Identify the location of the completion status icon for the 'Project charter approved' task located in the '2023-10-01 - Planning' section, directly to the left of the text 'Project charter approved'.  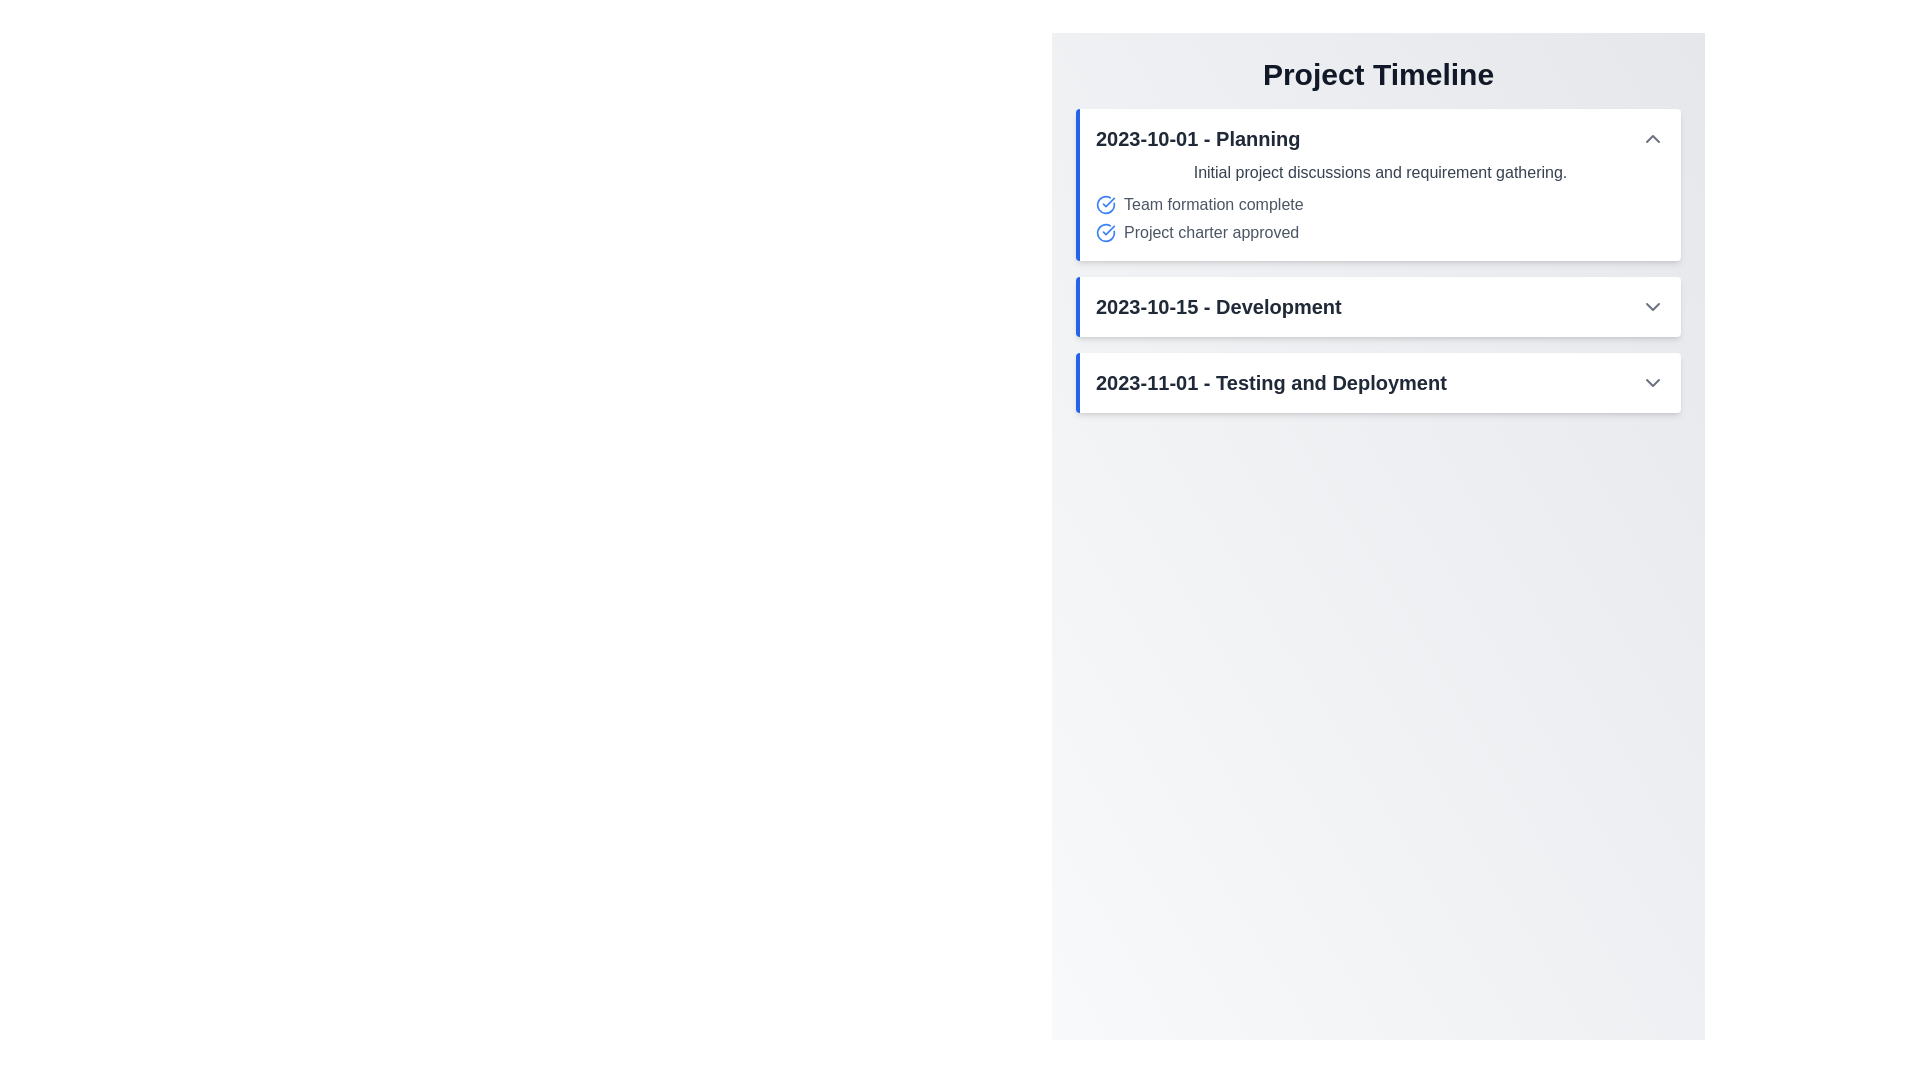
(1104, 231).